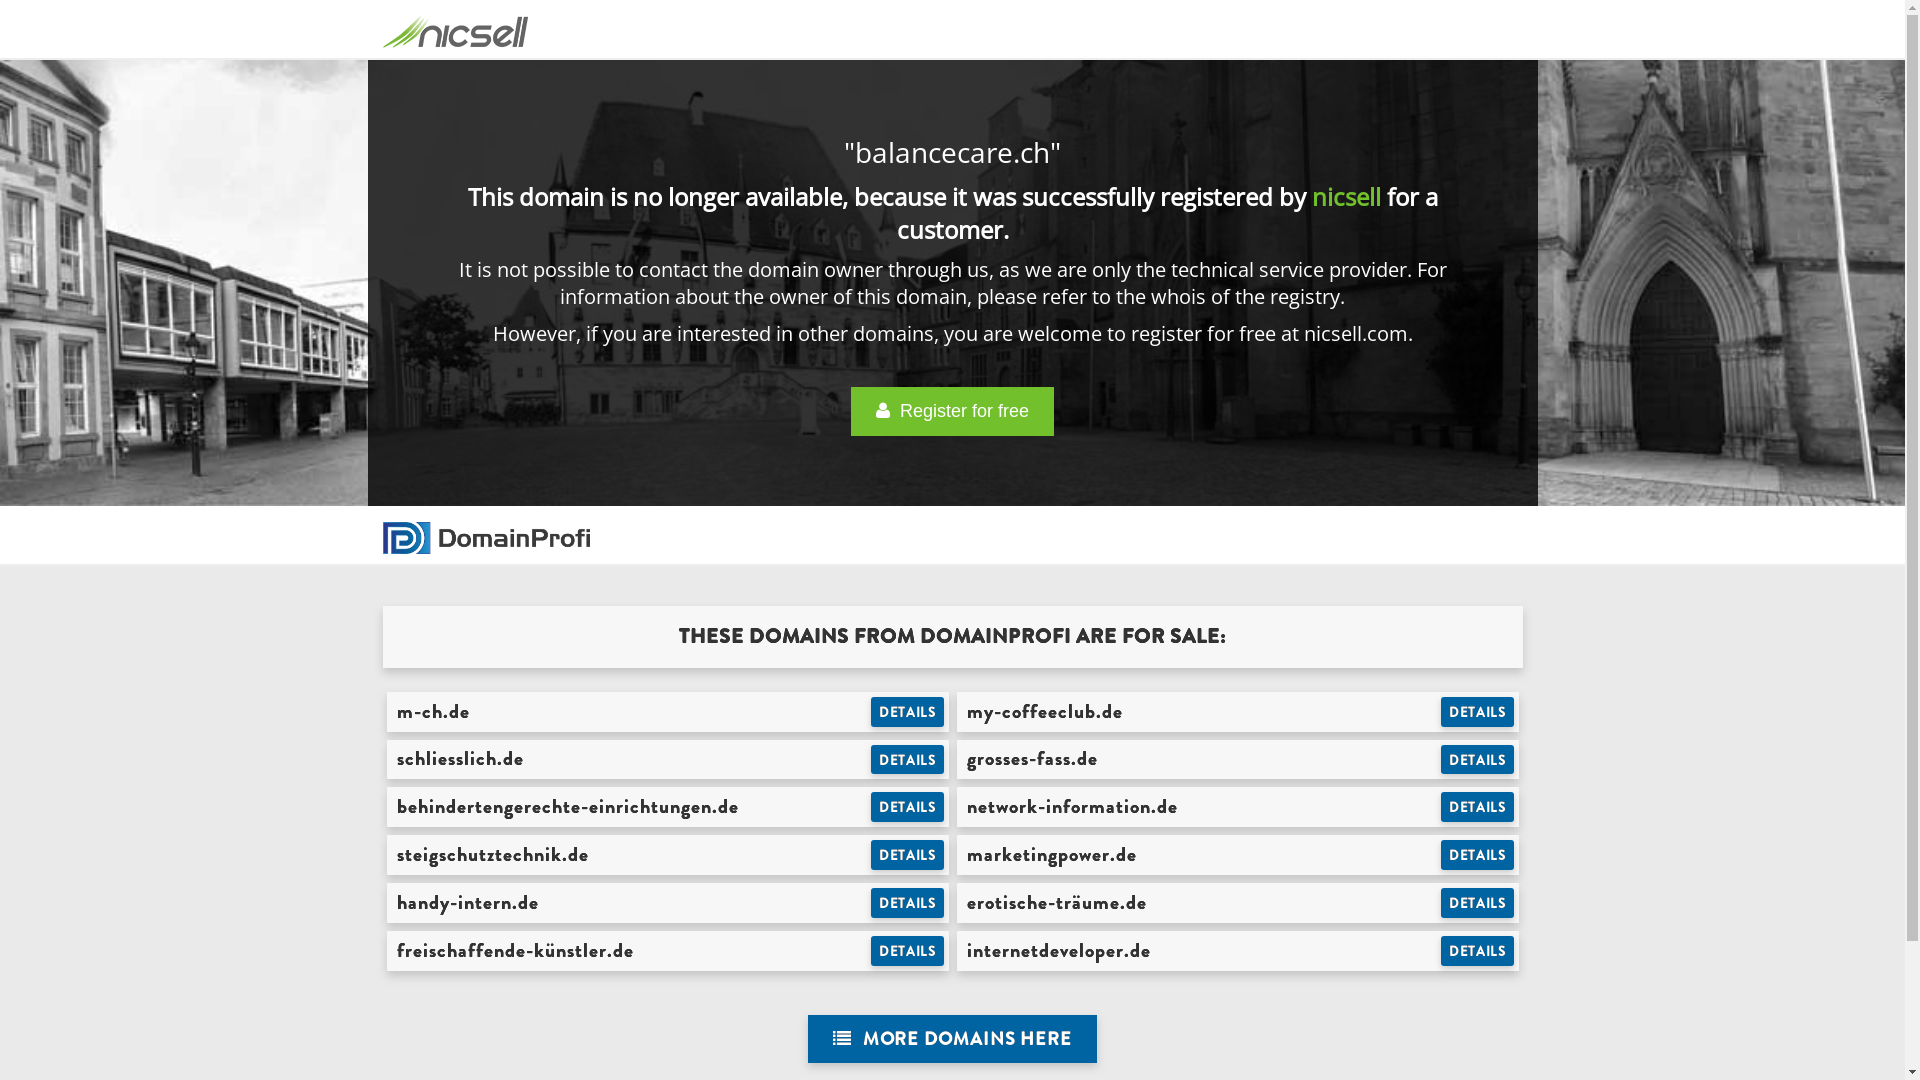 This screenshot has height=1080, width=1920. What do you see at coordinates (906, 759) in the screenshot?
I see `'DETAILS'` at bounding box center [906, 759].